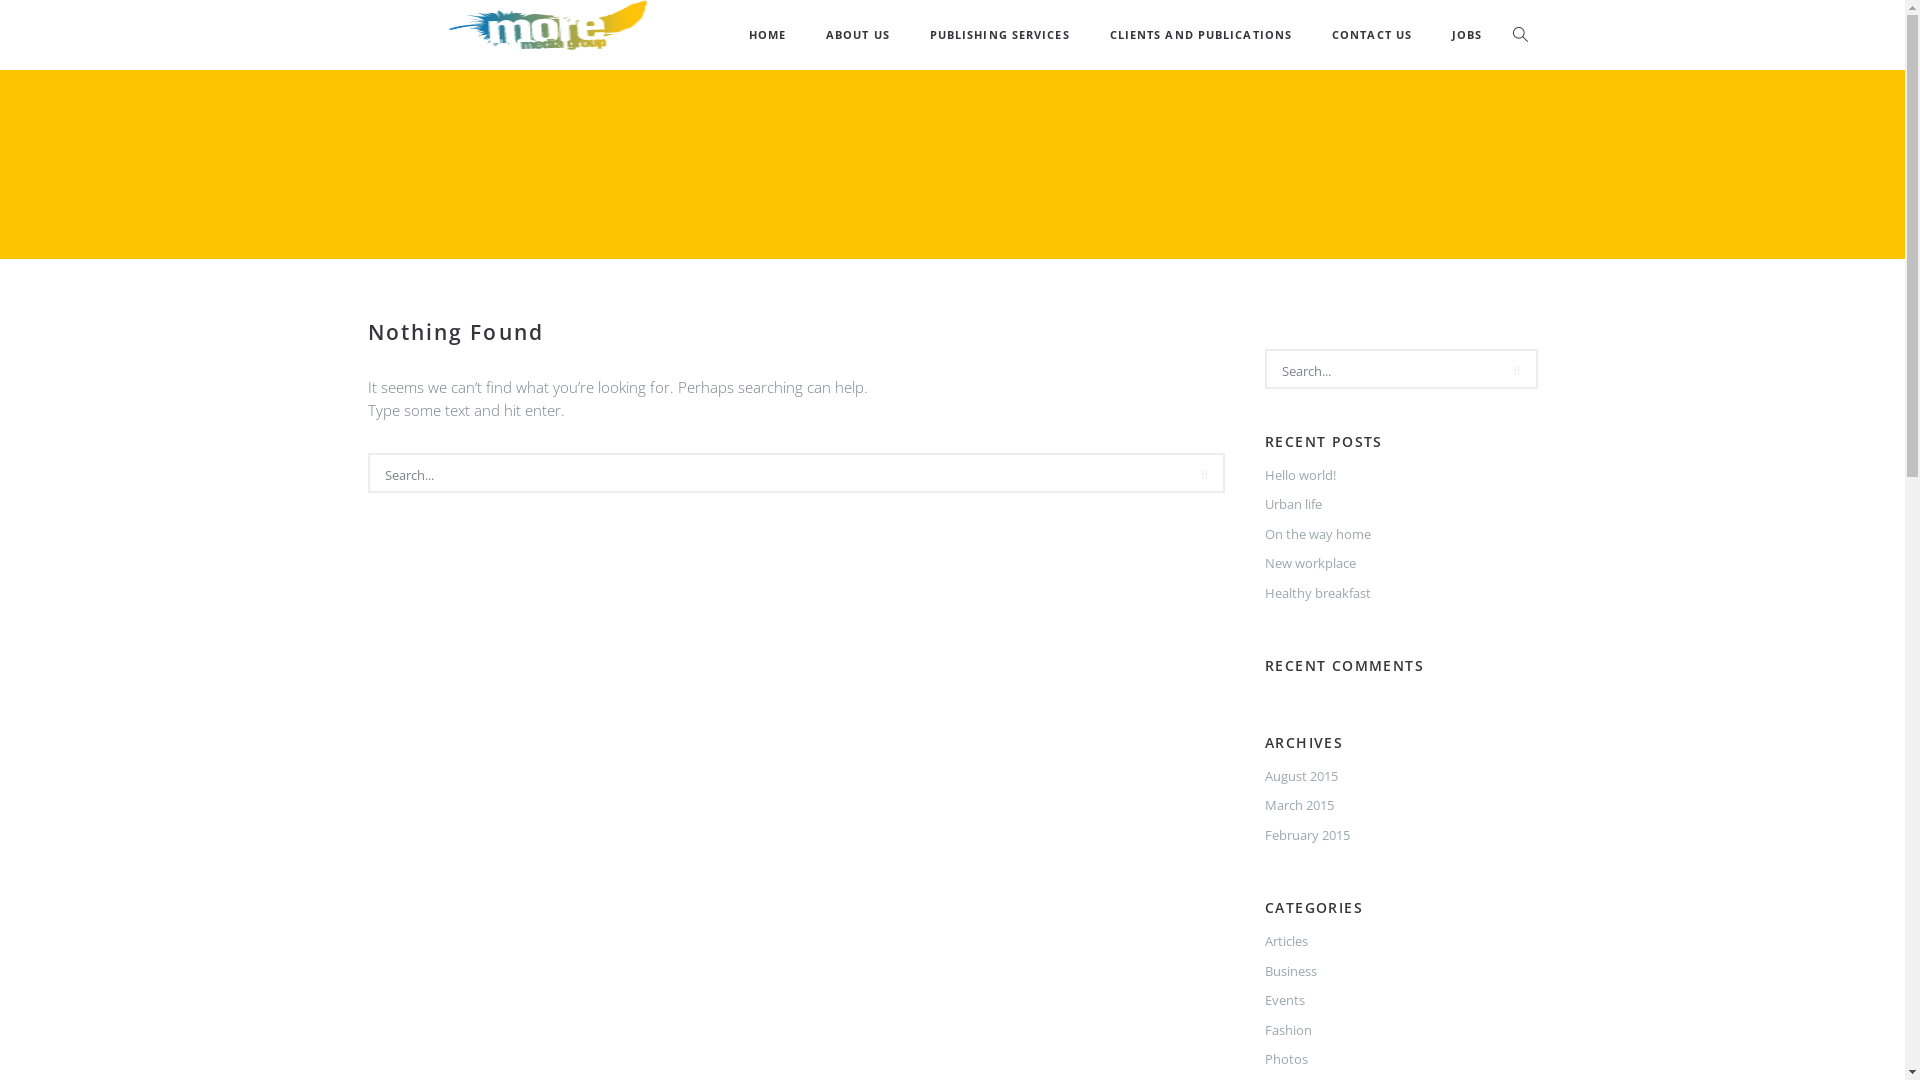 The height and width of the screenshot is (1080, 1920). What do you see at coordinates (1299, 804) in the screenshot?
I see `'March 2015'` at bounding box center [1299, 804].